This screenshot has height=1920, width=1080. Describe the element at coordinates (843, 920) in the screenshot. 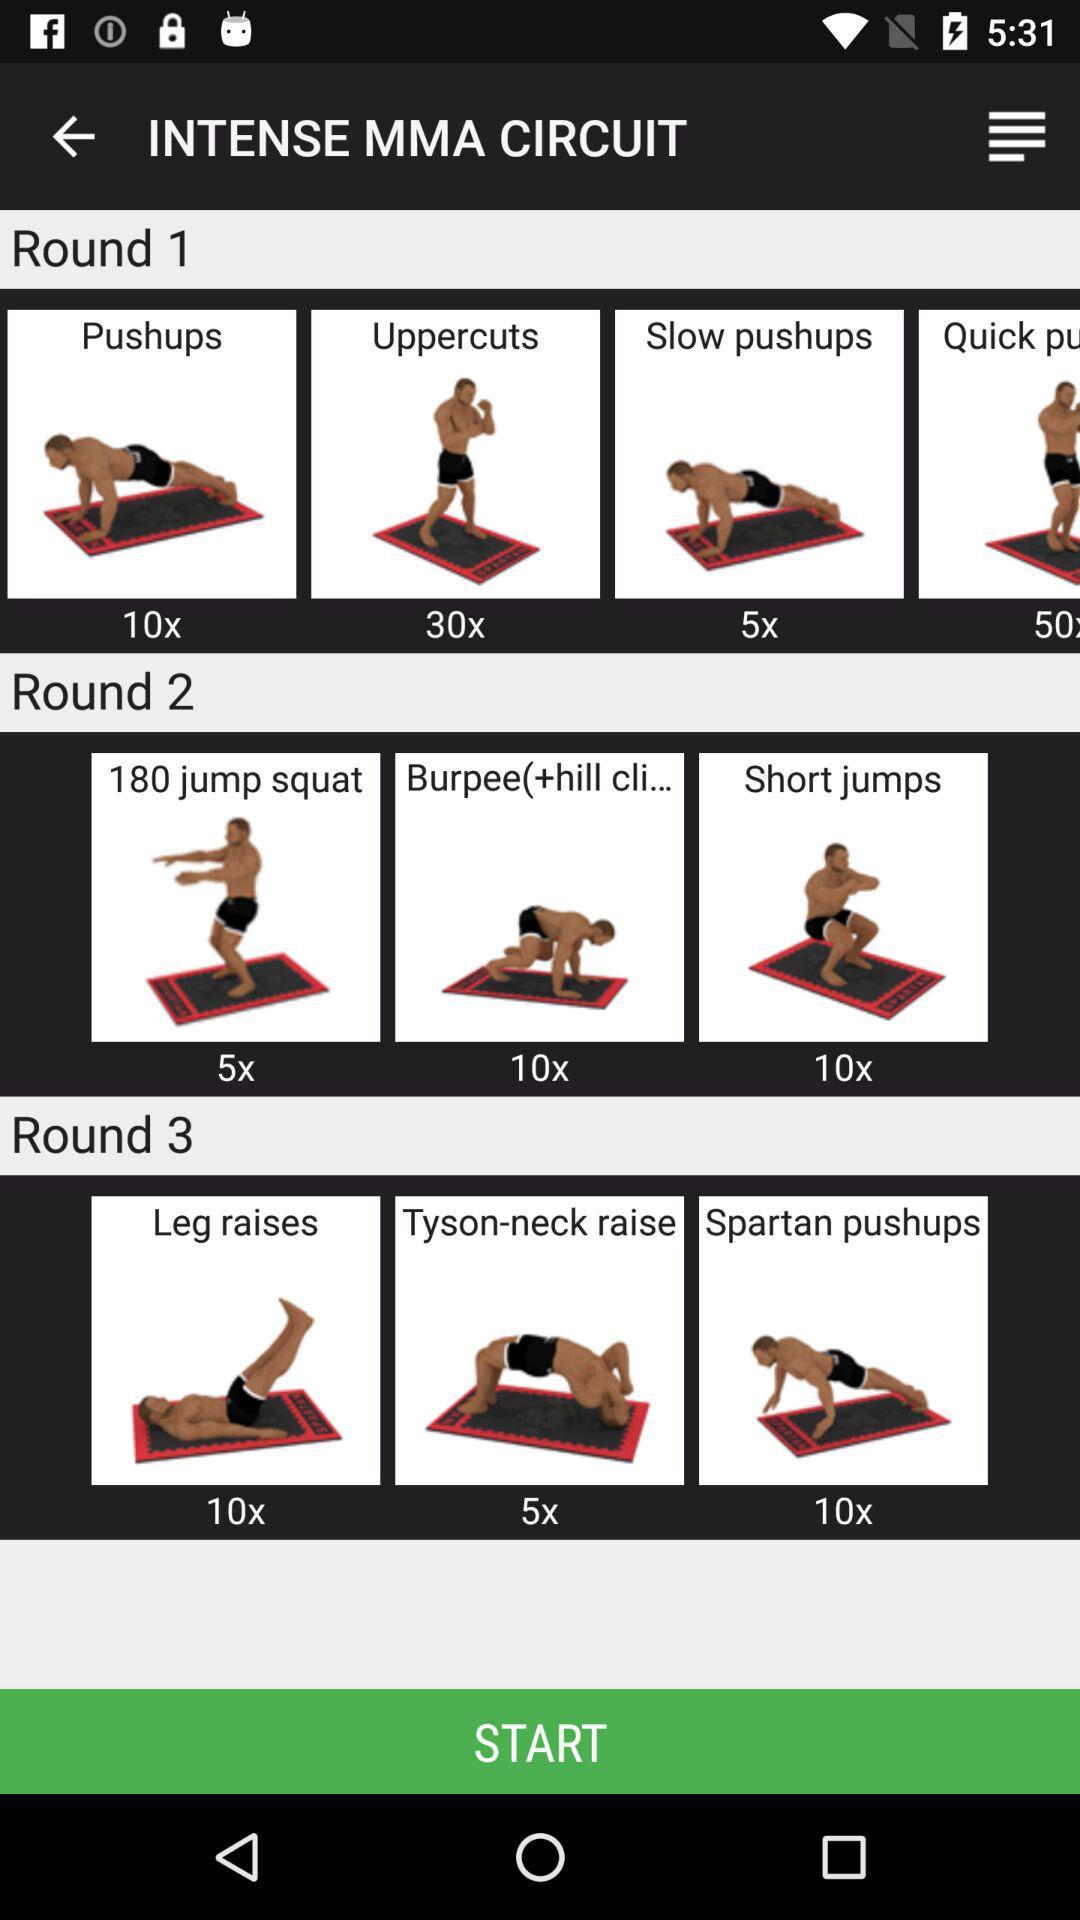

I see `short jumps` at that location.